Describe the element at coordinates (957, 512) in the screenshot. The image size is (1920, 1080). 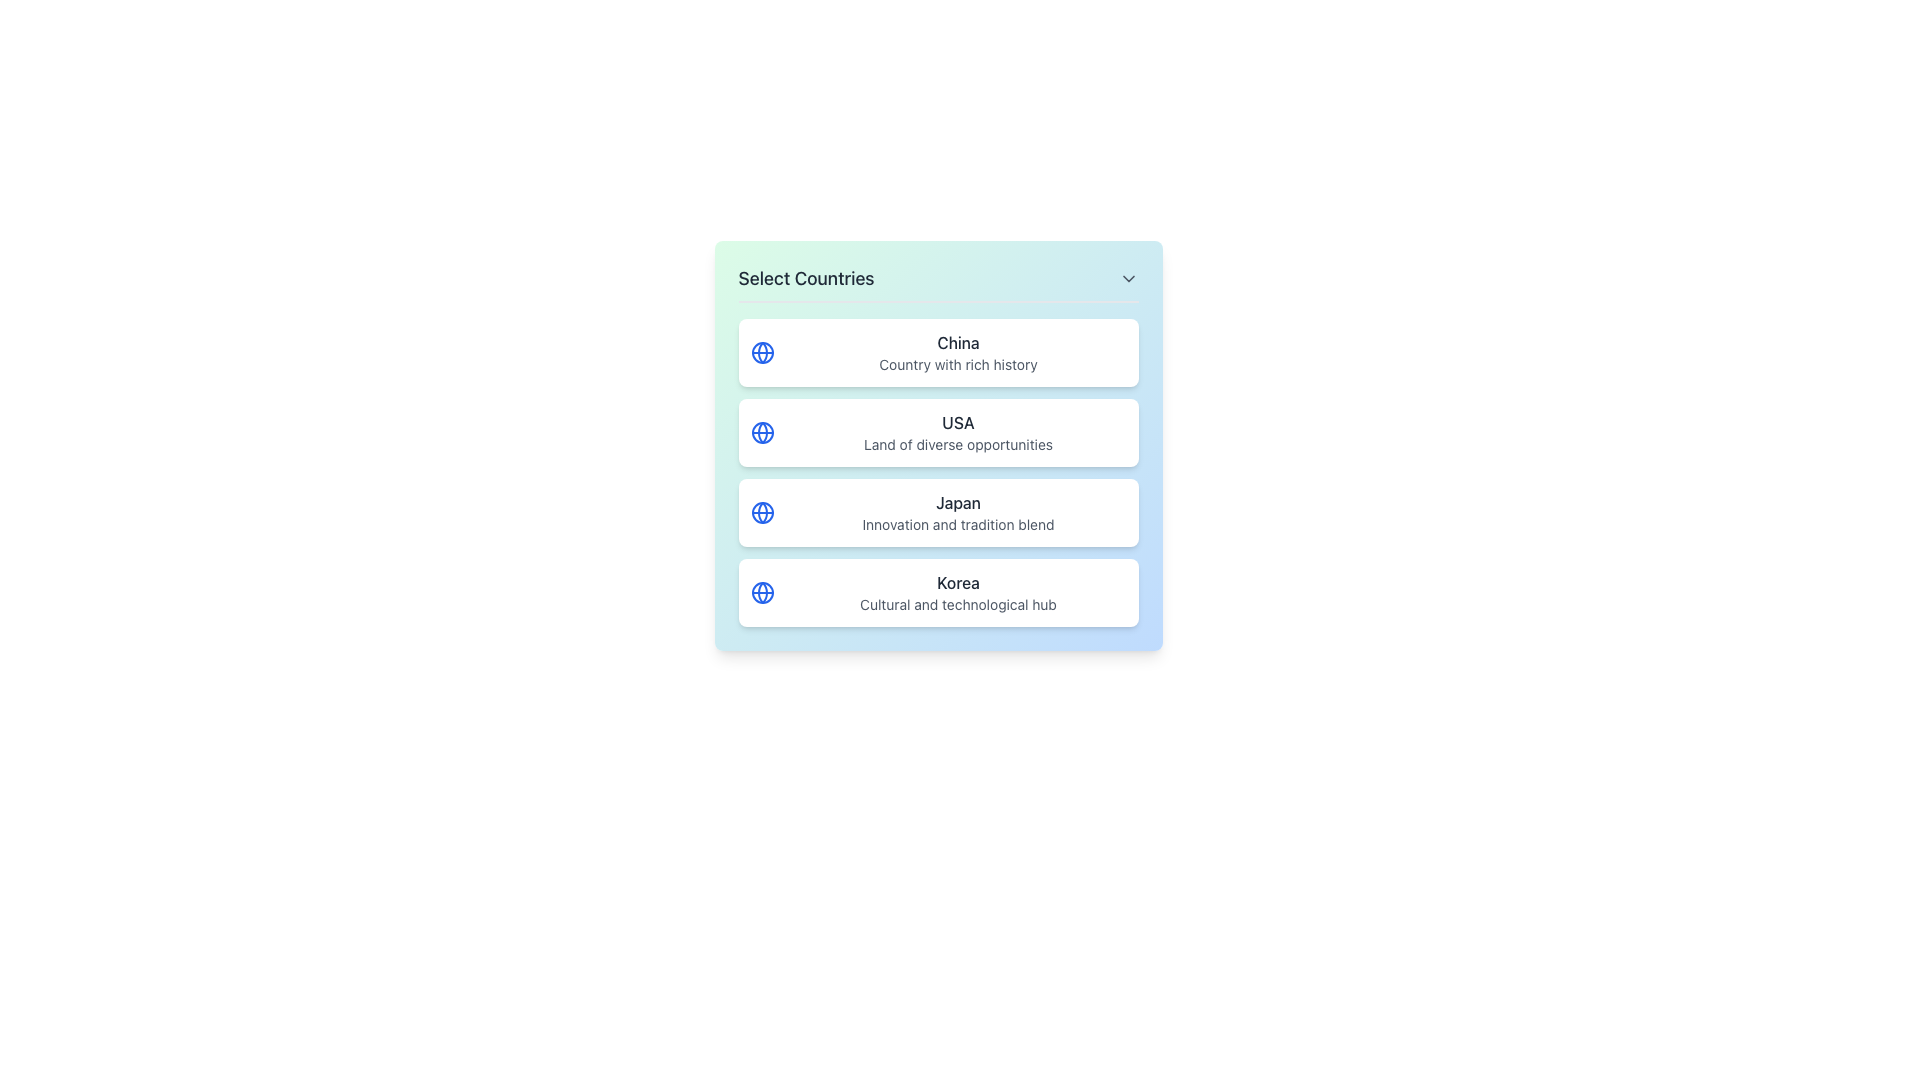
I see `the selectable list item representing 'Japan'` at that location.